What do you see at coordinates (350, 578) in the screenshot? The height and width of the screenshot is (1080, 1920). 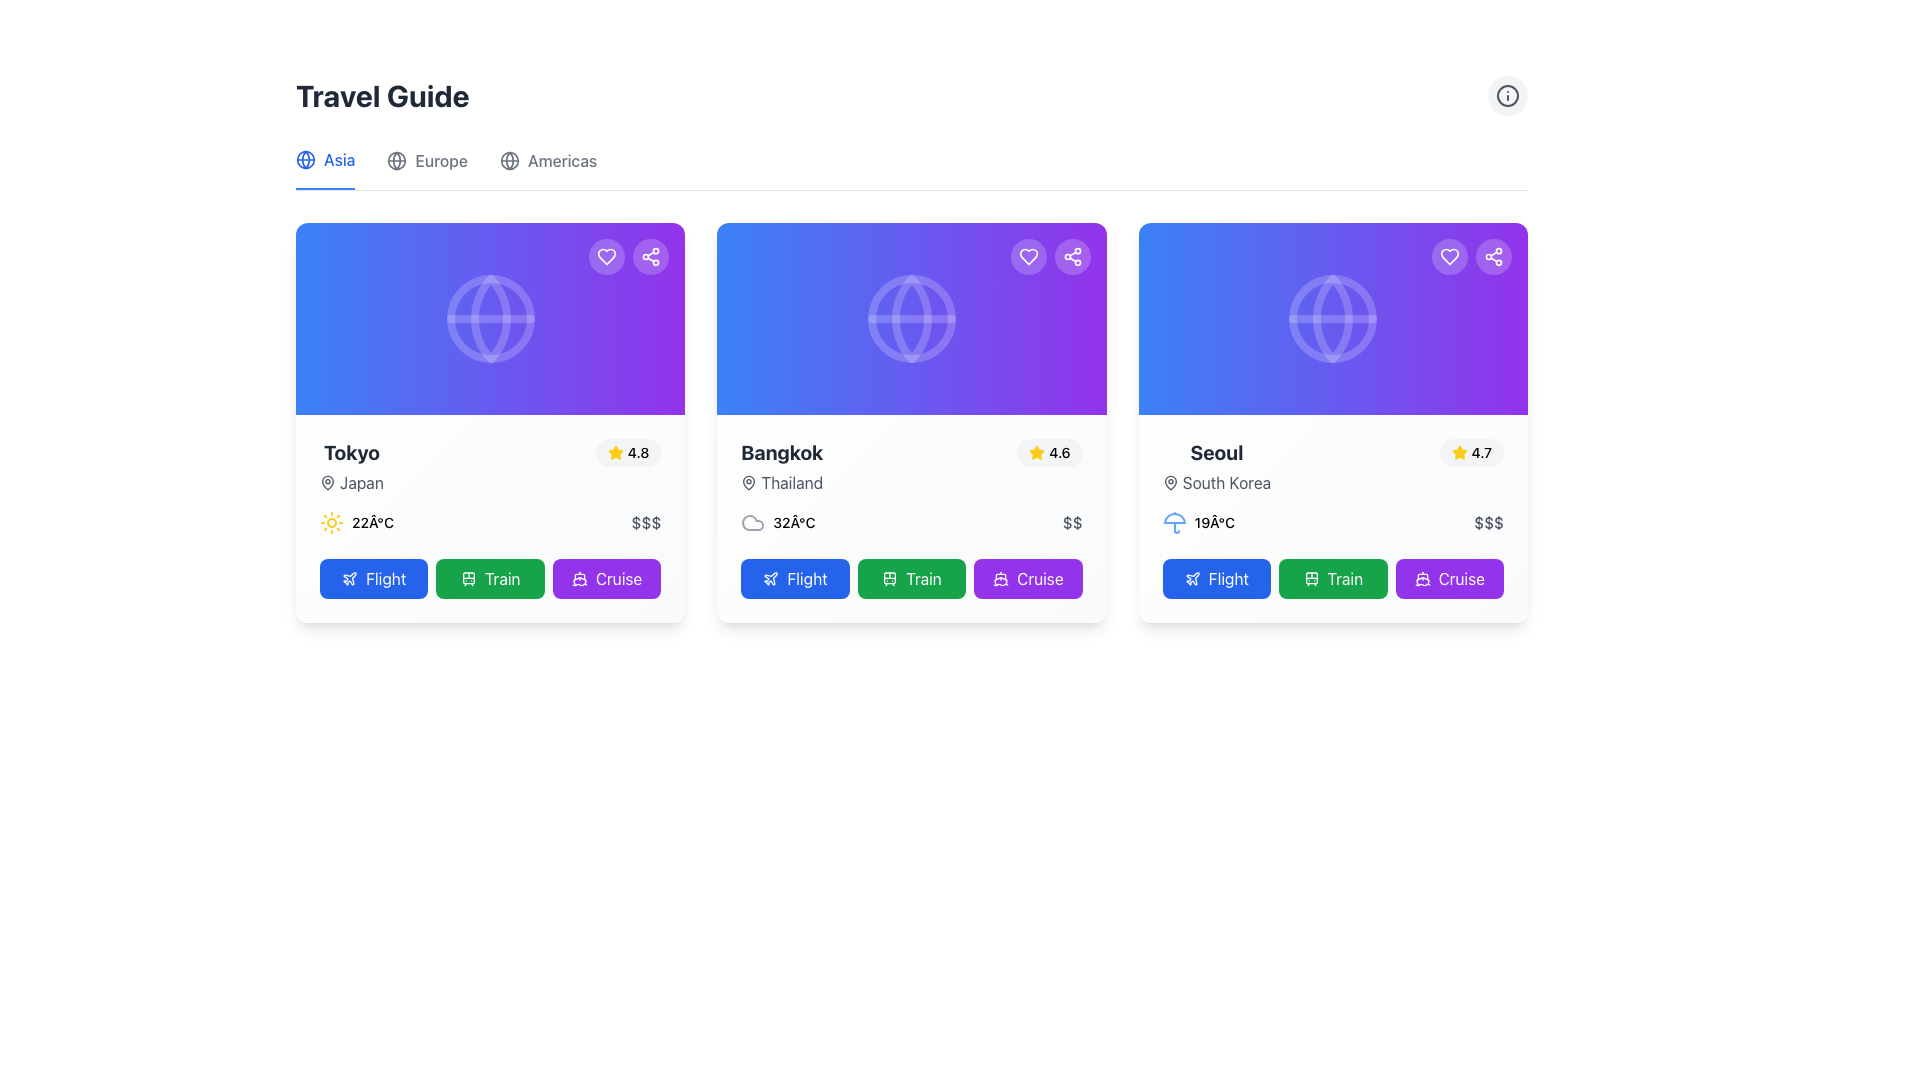 I see `the flight icon located to the left of the 'Flight' button on the Tokyo card at the bottom of the UI` at bounding box center [350, 578].